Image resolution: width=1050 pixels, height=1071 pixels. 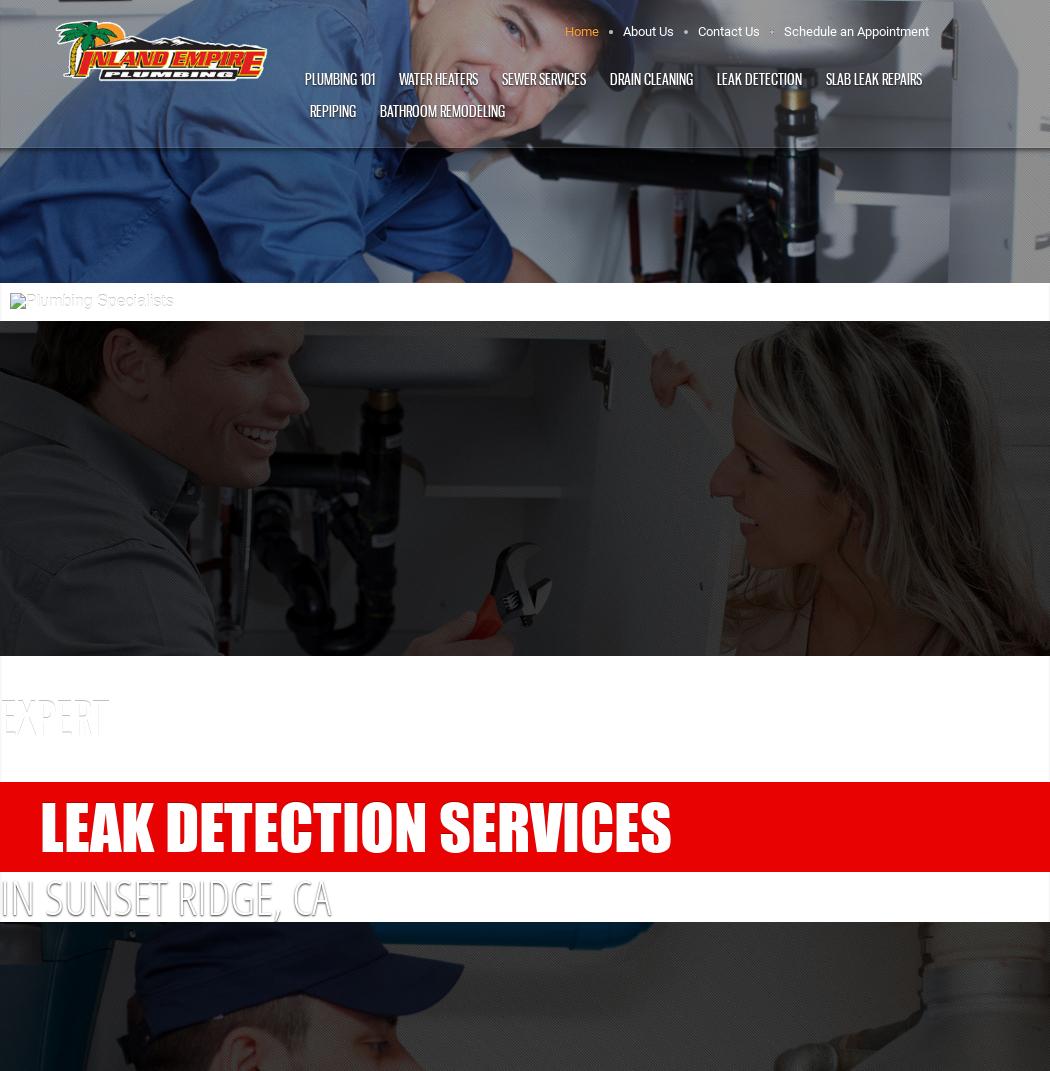 What do you see at coordinates (303, 79) in the screenshot?
I see `'Plumbing 101'` at bounding box center [303, 79].